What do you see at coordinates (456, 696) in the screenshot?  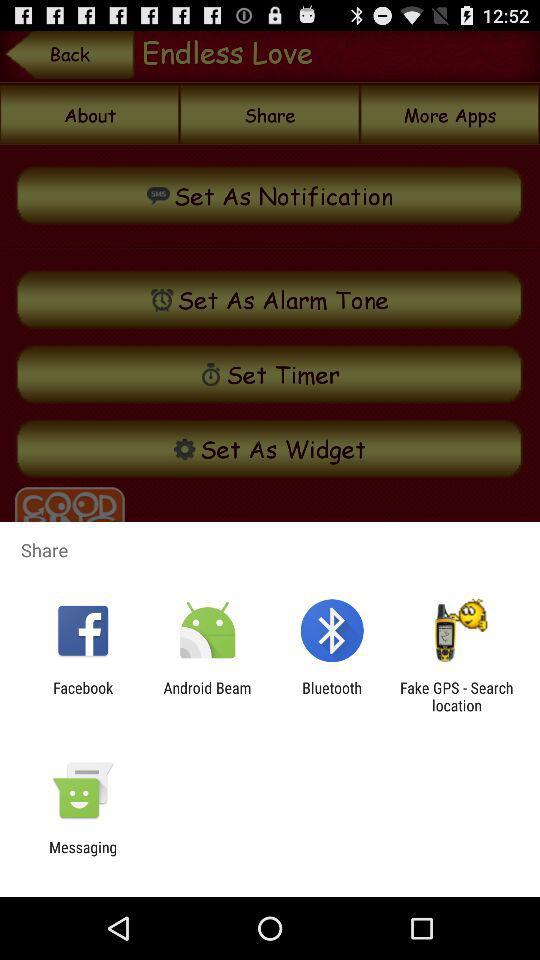 I see `app next to bluetooth` at bounding box center [456, 696].